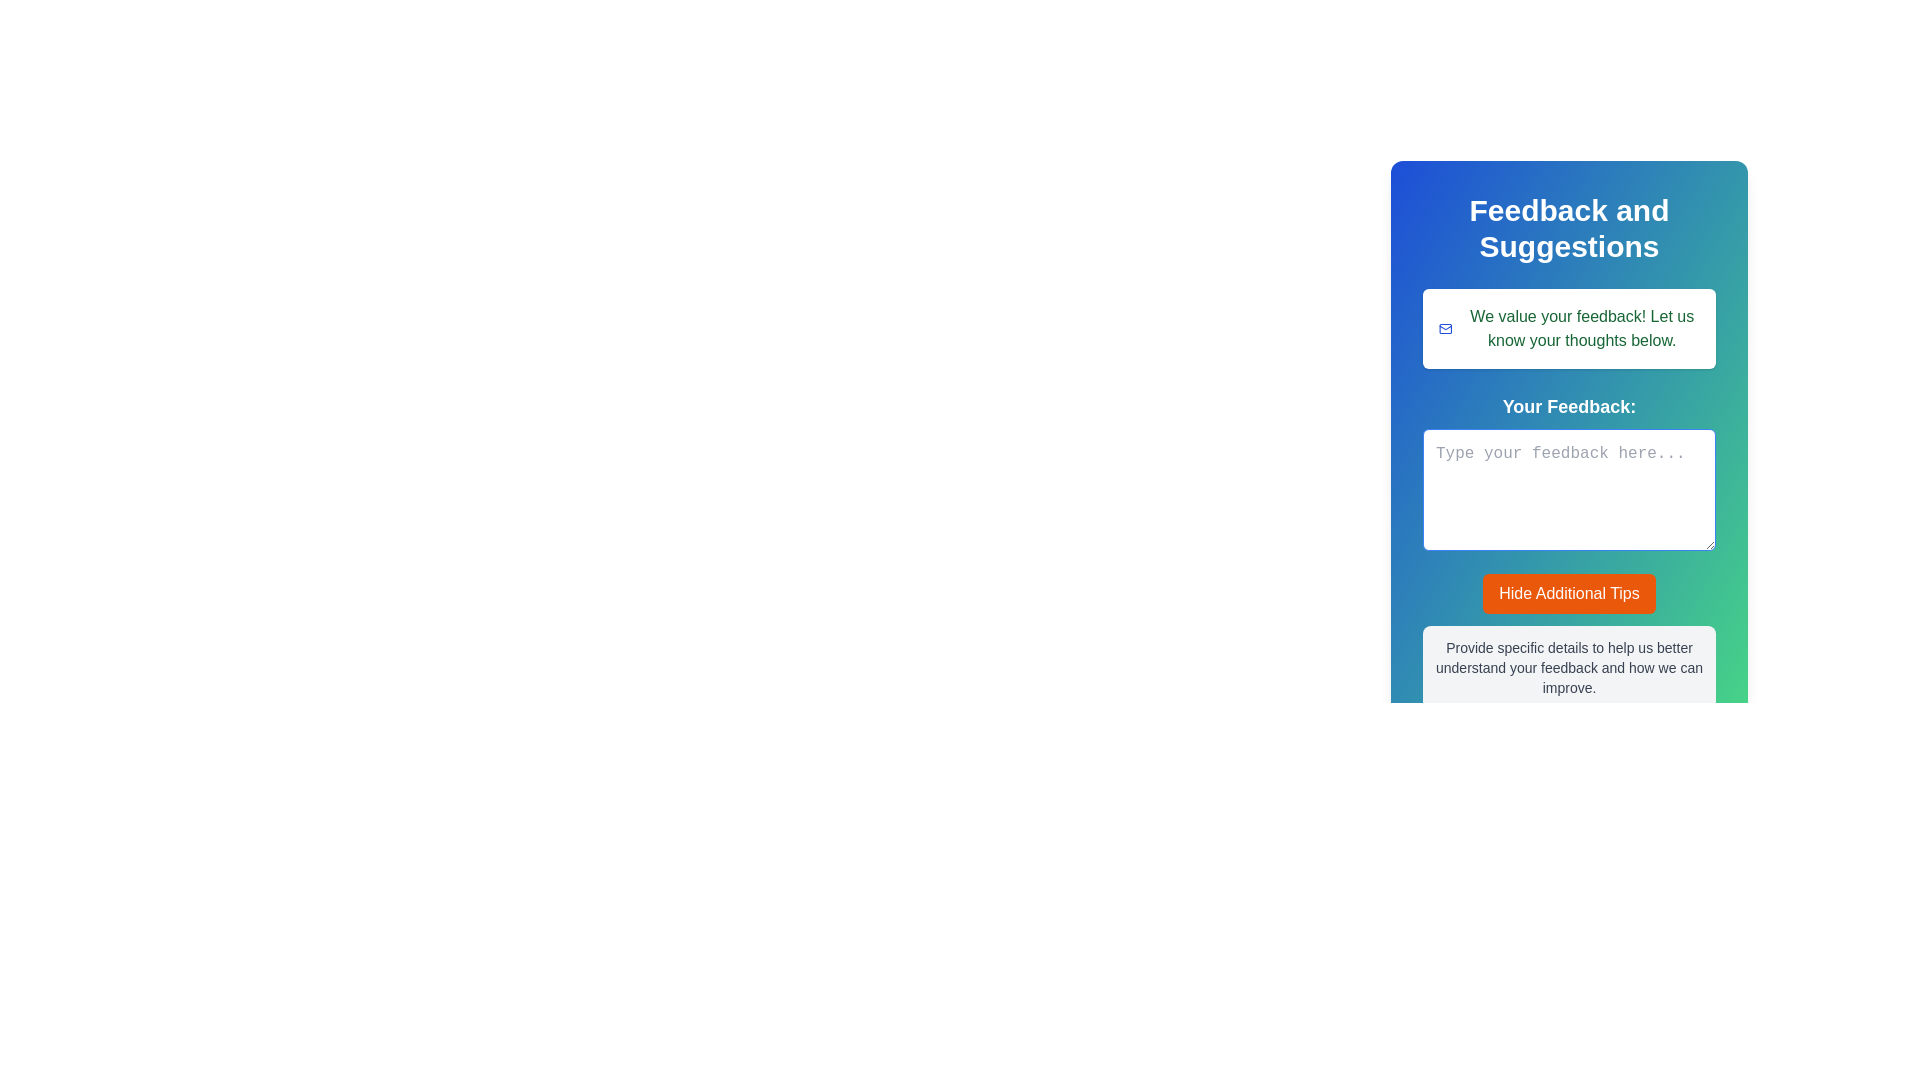  What do you see at coordinates (1568, 667) in the screenshot?
I see `the informational Text Label that provides guidance on user feedback, located near the bottom of the feedback interface, below the 'Hide Additional Tips' button` at bounding box center [1568, 667].